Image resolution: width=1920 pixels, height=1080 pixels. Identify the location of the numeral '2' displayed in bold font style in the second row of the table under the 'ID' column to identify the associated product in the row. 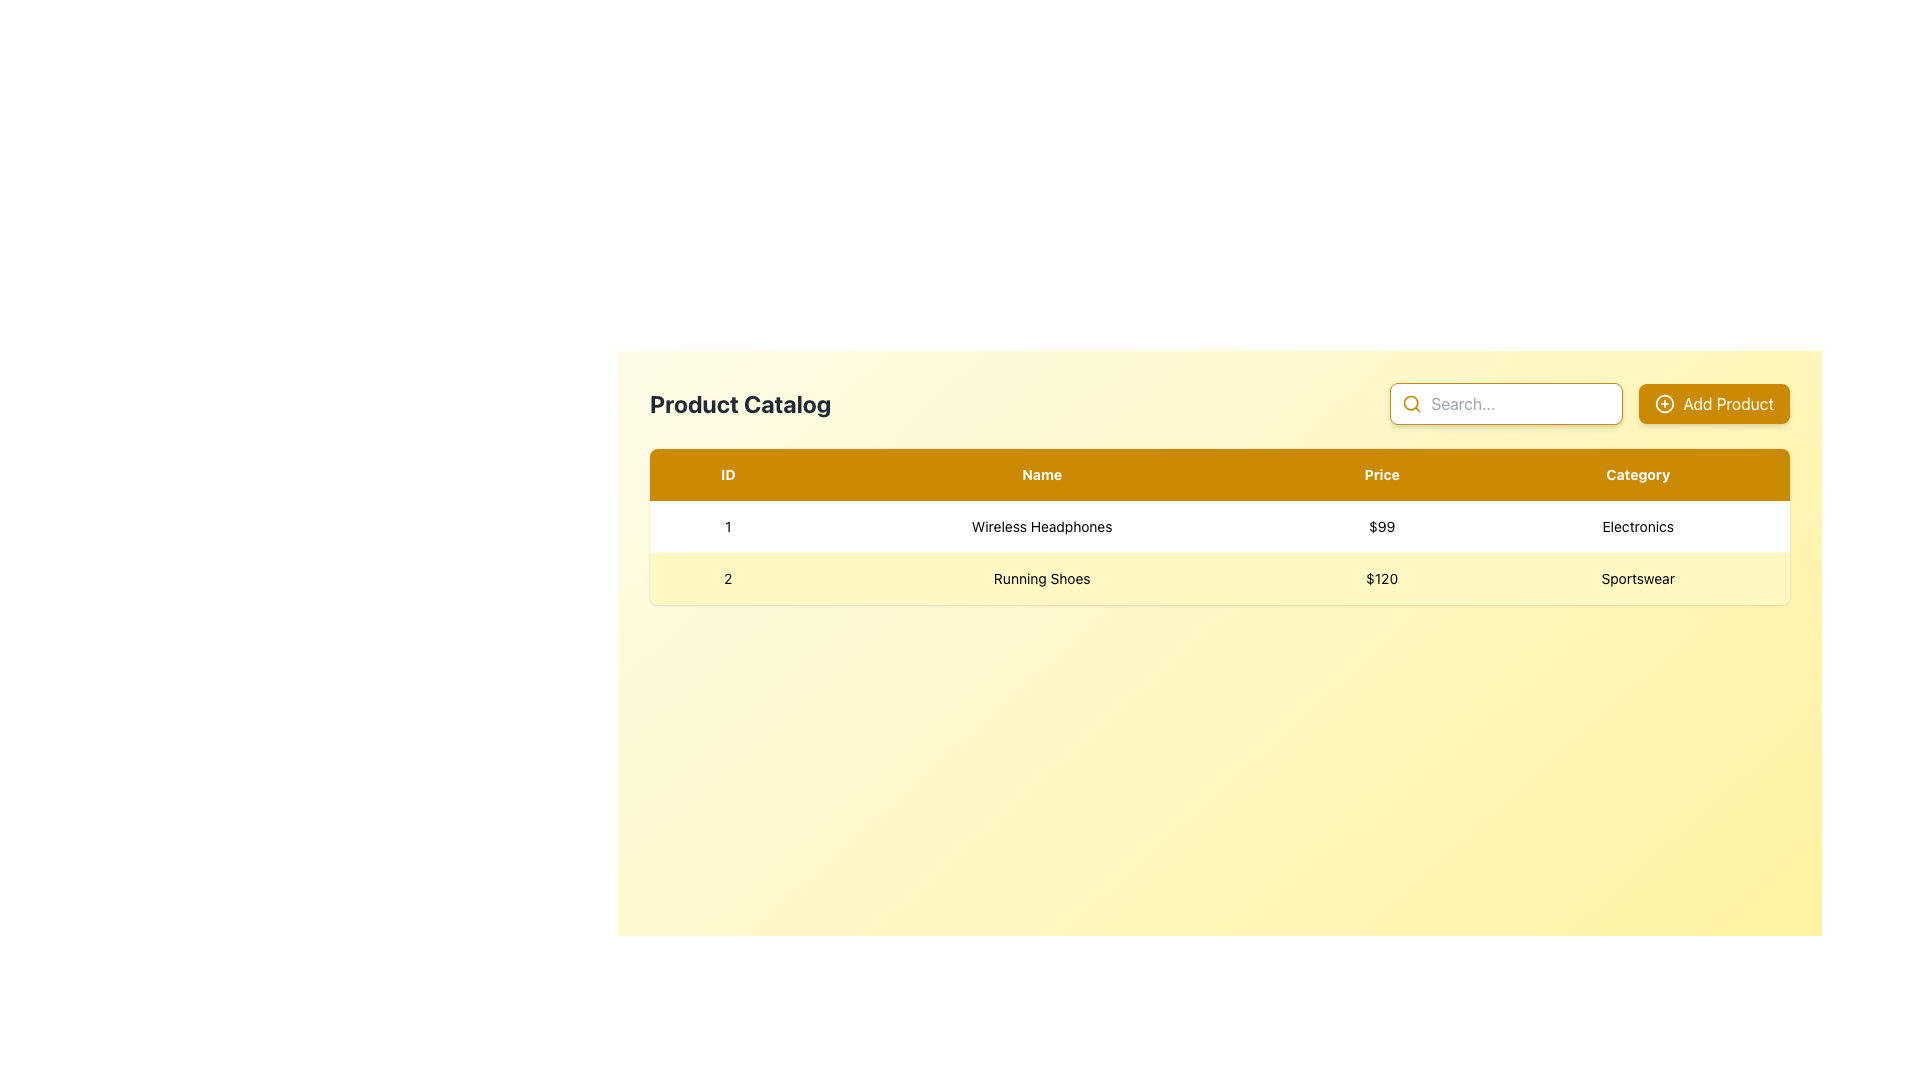
(727, 578).